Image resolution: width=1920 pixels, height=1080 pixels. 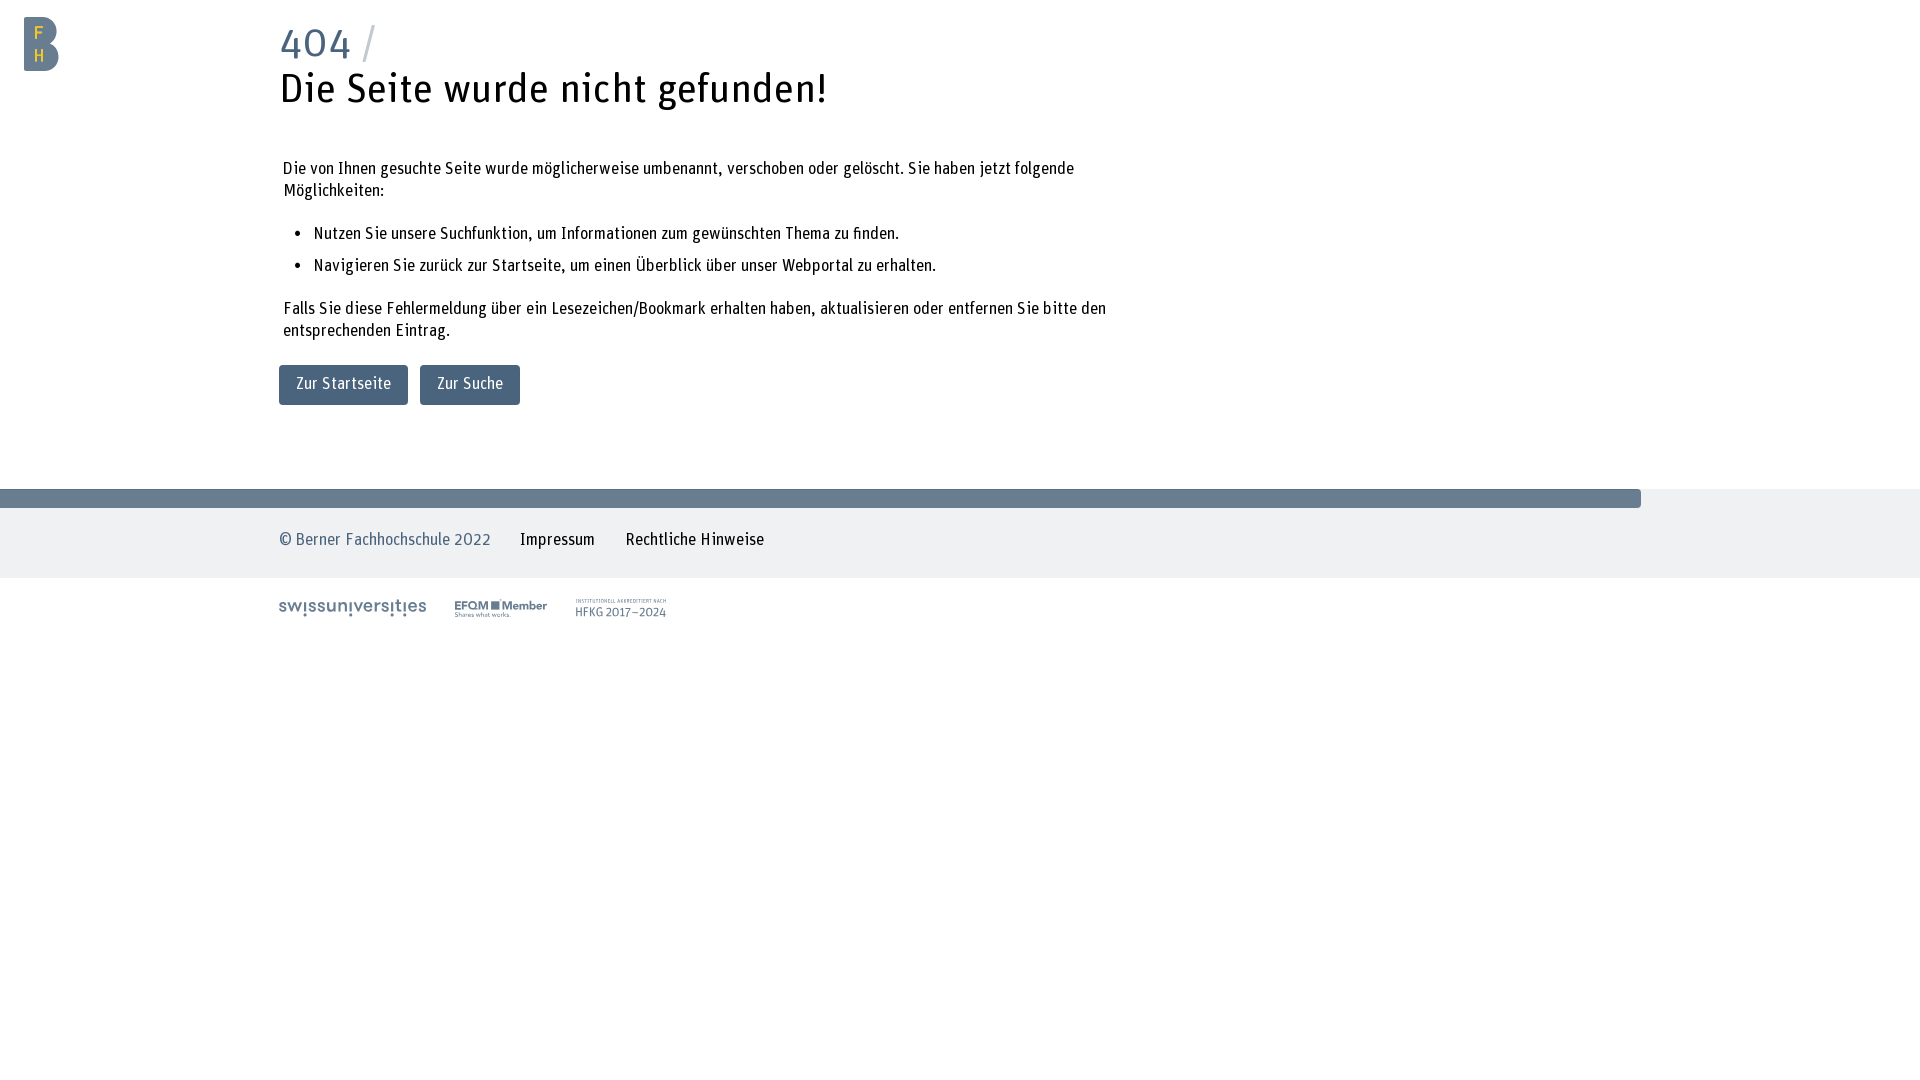 What do you see at coordinates (352, 607) in the screenshot?
I see `'swissuniversities'` at bounding box center [352, 607].